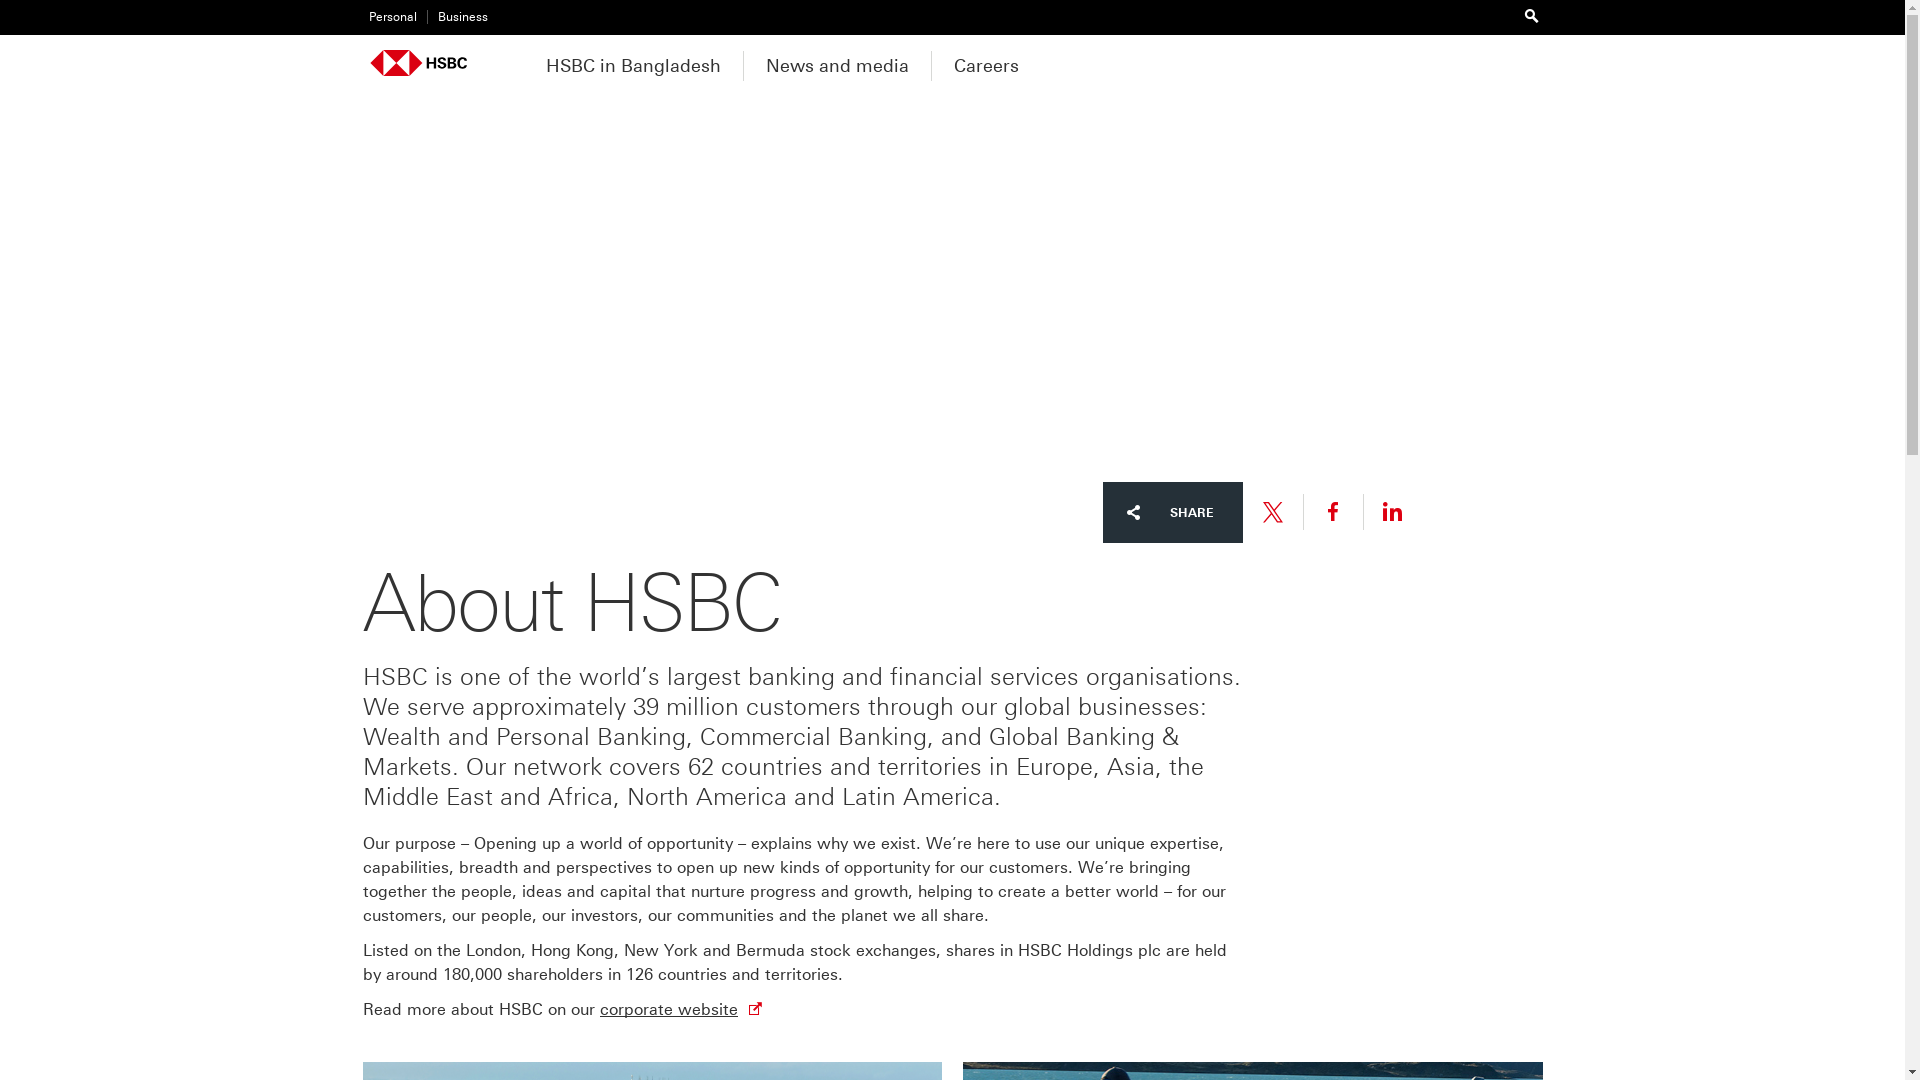 Image resolution: width=1920 pixels, height=1080 pixels. What do you see at coordinates (1530, 16) in the screenshot?
I see `'Search'` at bounding box center [1530, 16].